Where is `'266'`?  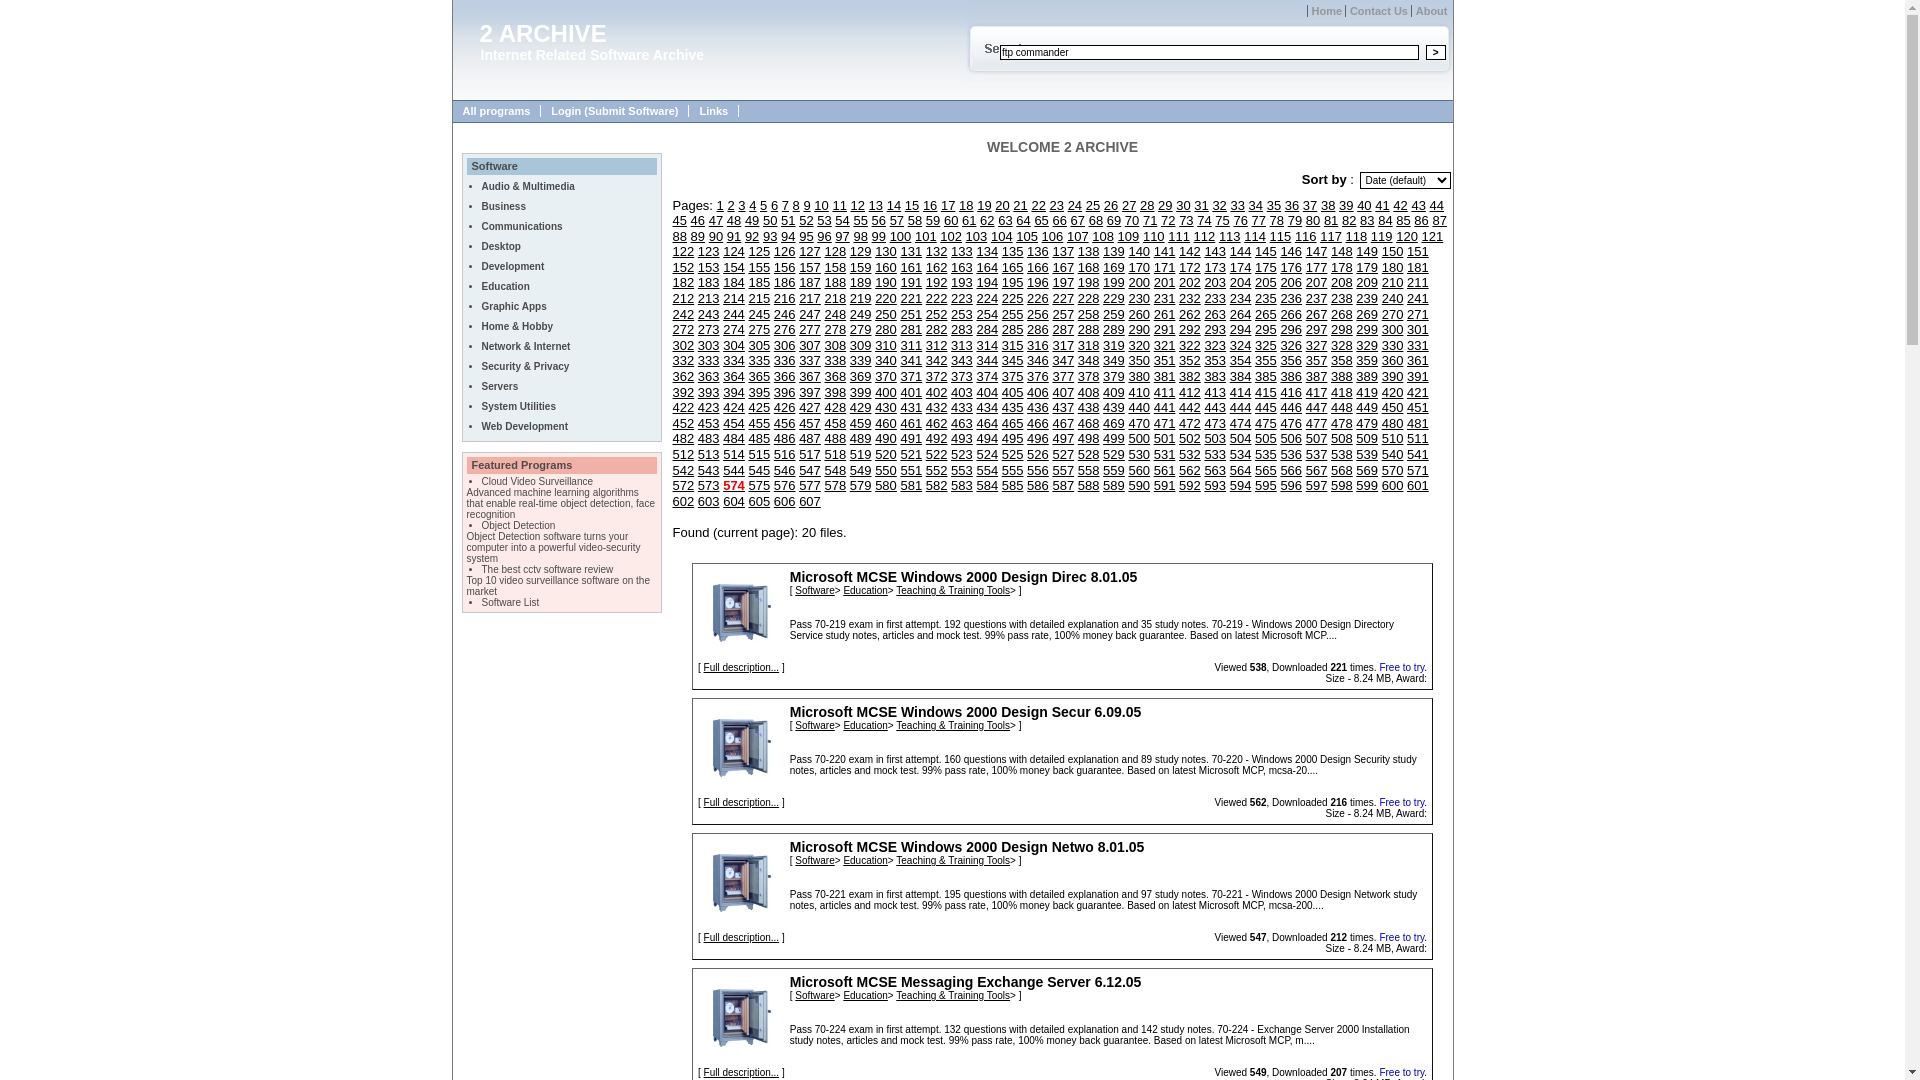
'266' is located at coordinates (1280, 314).